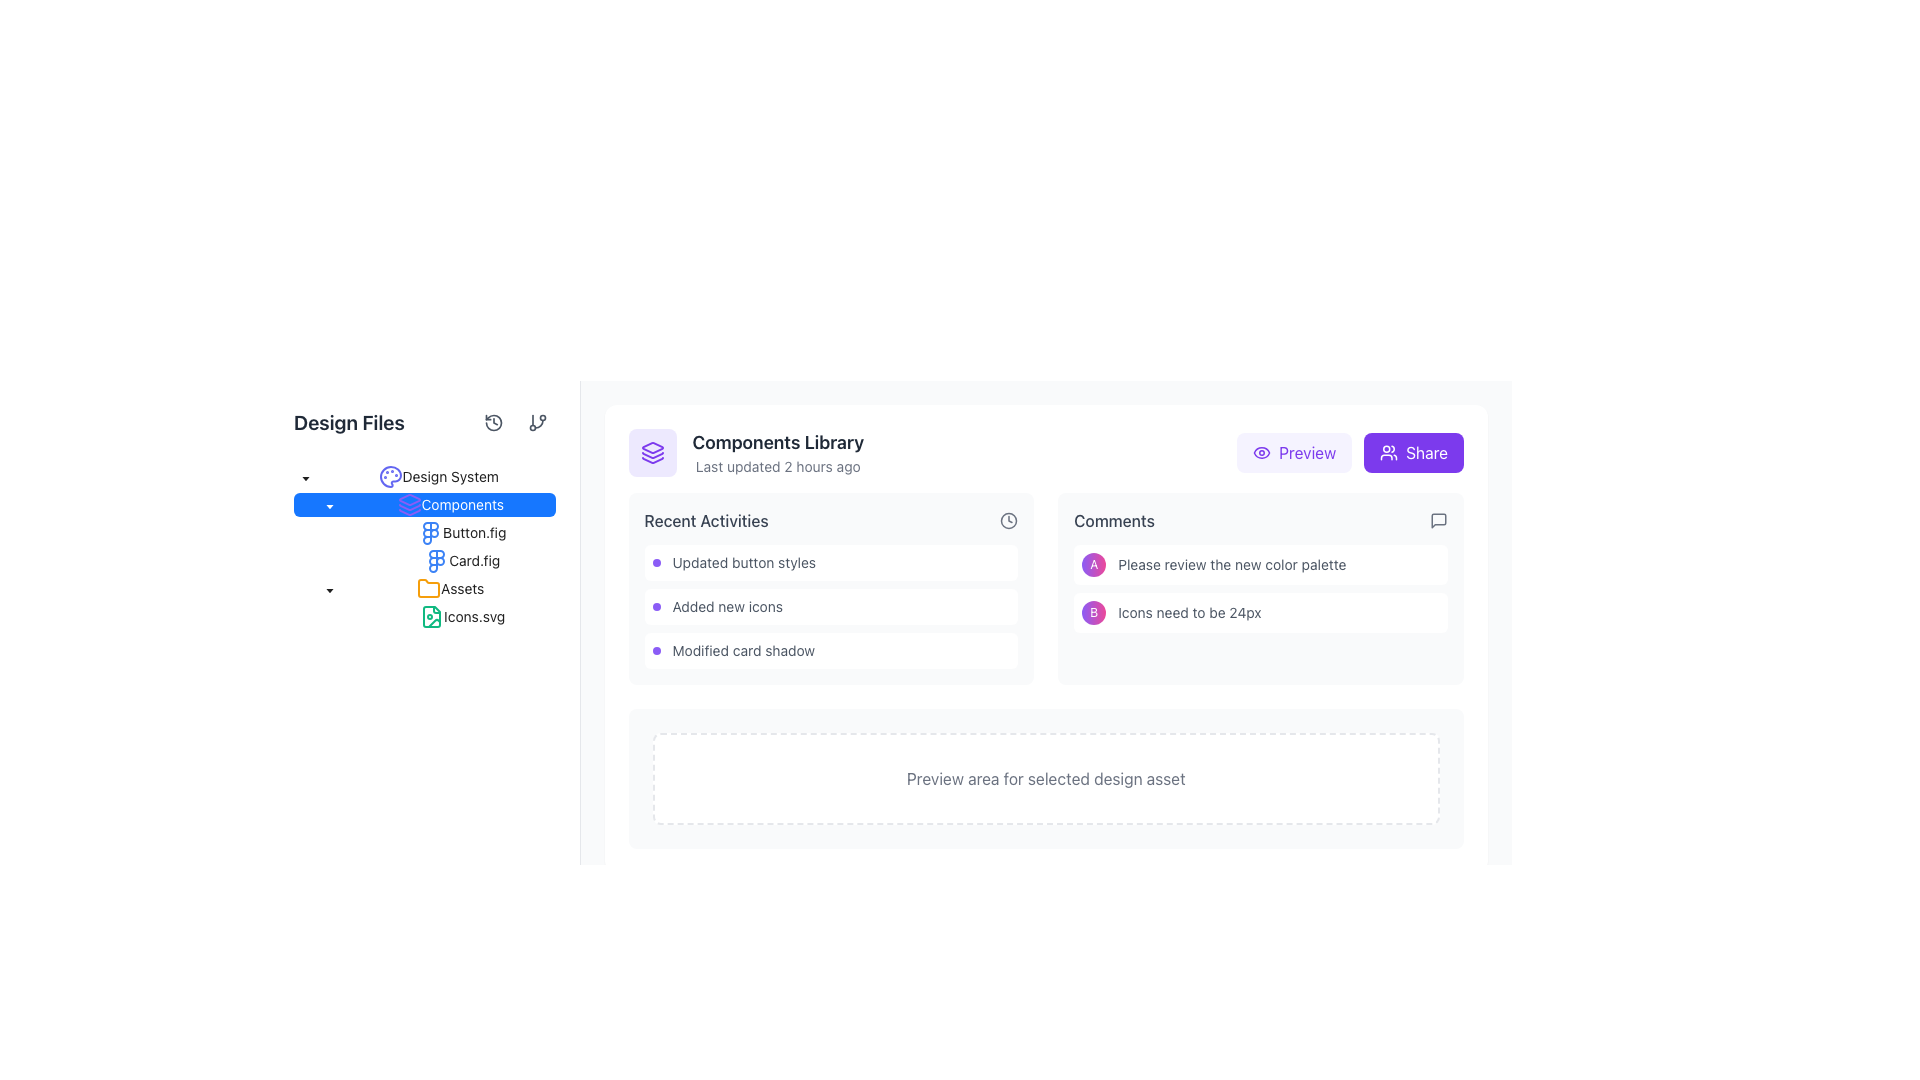 Image resolution: width=1920 pixels, height=1080 pixels. What do you see at coordinates (449, 504) in the screenshot?
I see `the selectable tree node for 'Components' located in the left navigation pane, directly below 'Design System' and above 'Button.fig' and 'Card.fig'` at bounding box center [449, 504].